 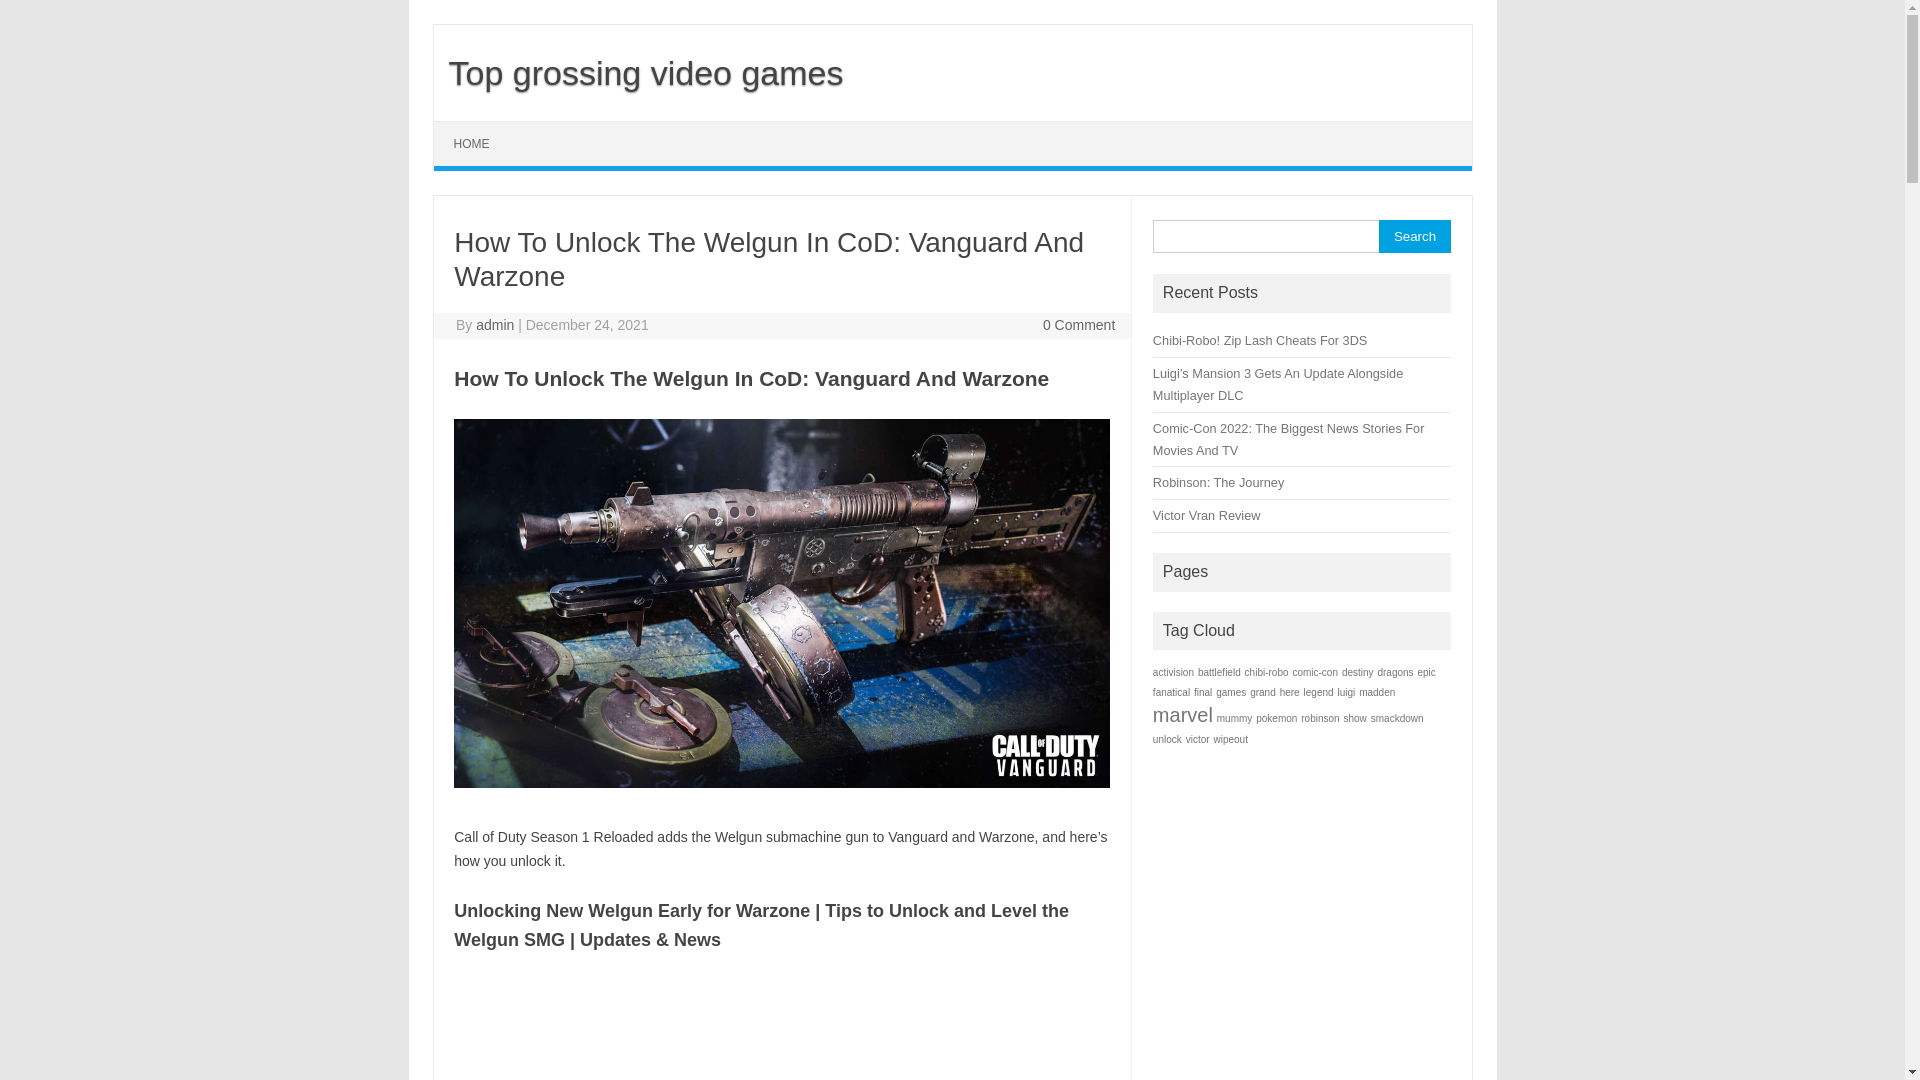 What do you see at coordinates (1319, 691) in the screenshot?
I see `'legend'` at bounding box center [1319, 691].